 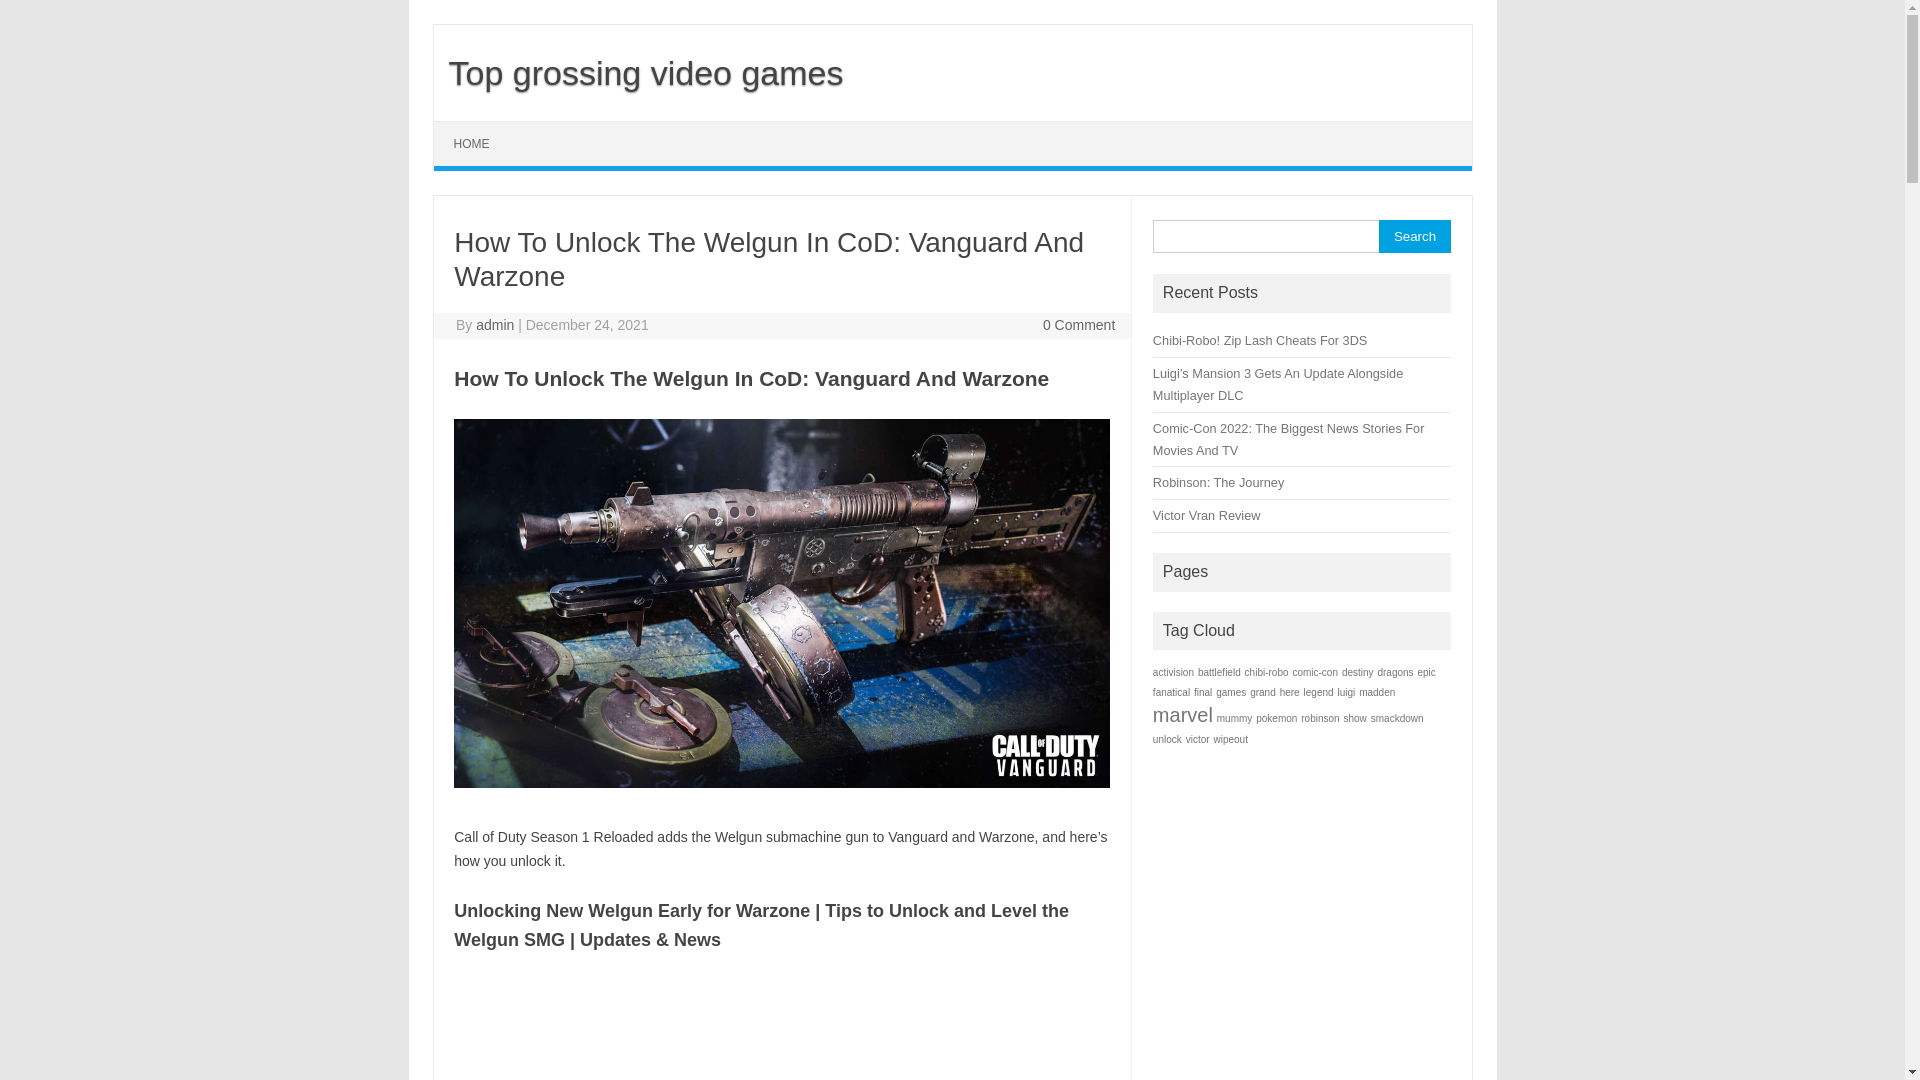 What do you see at coordinates (1319, 691) in the screenshot?
I see `'legend'` at bounding box center [1319, 691].